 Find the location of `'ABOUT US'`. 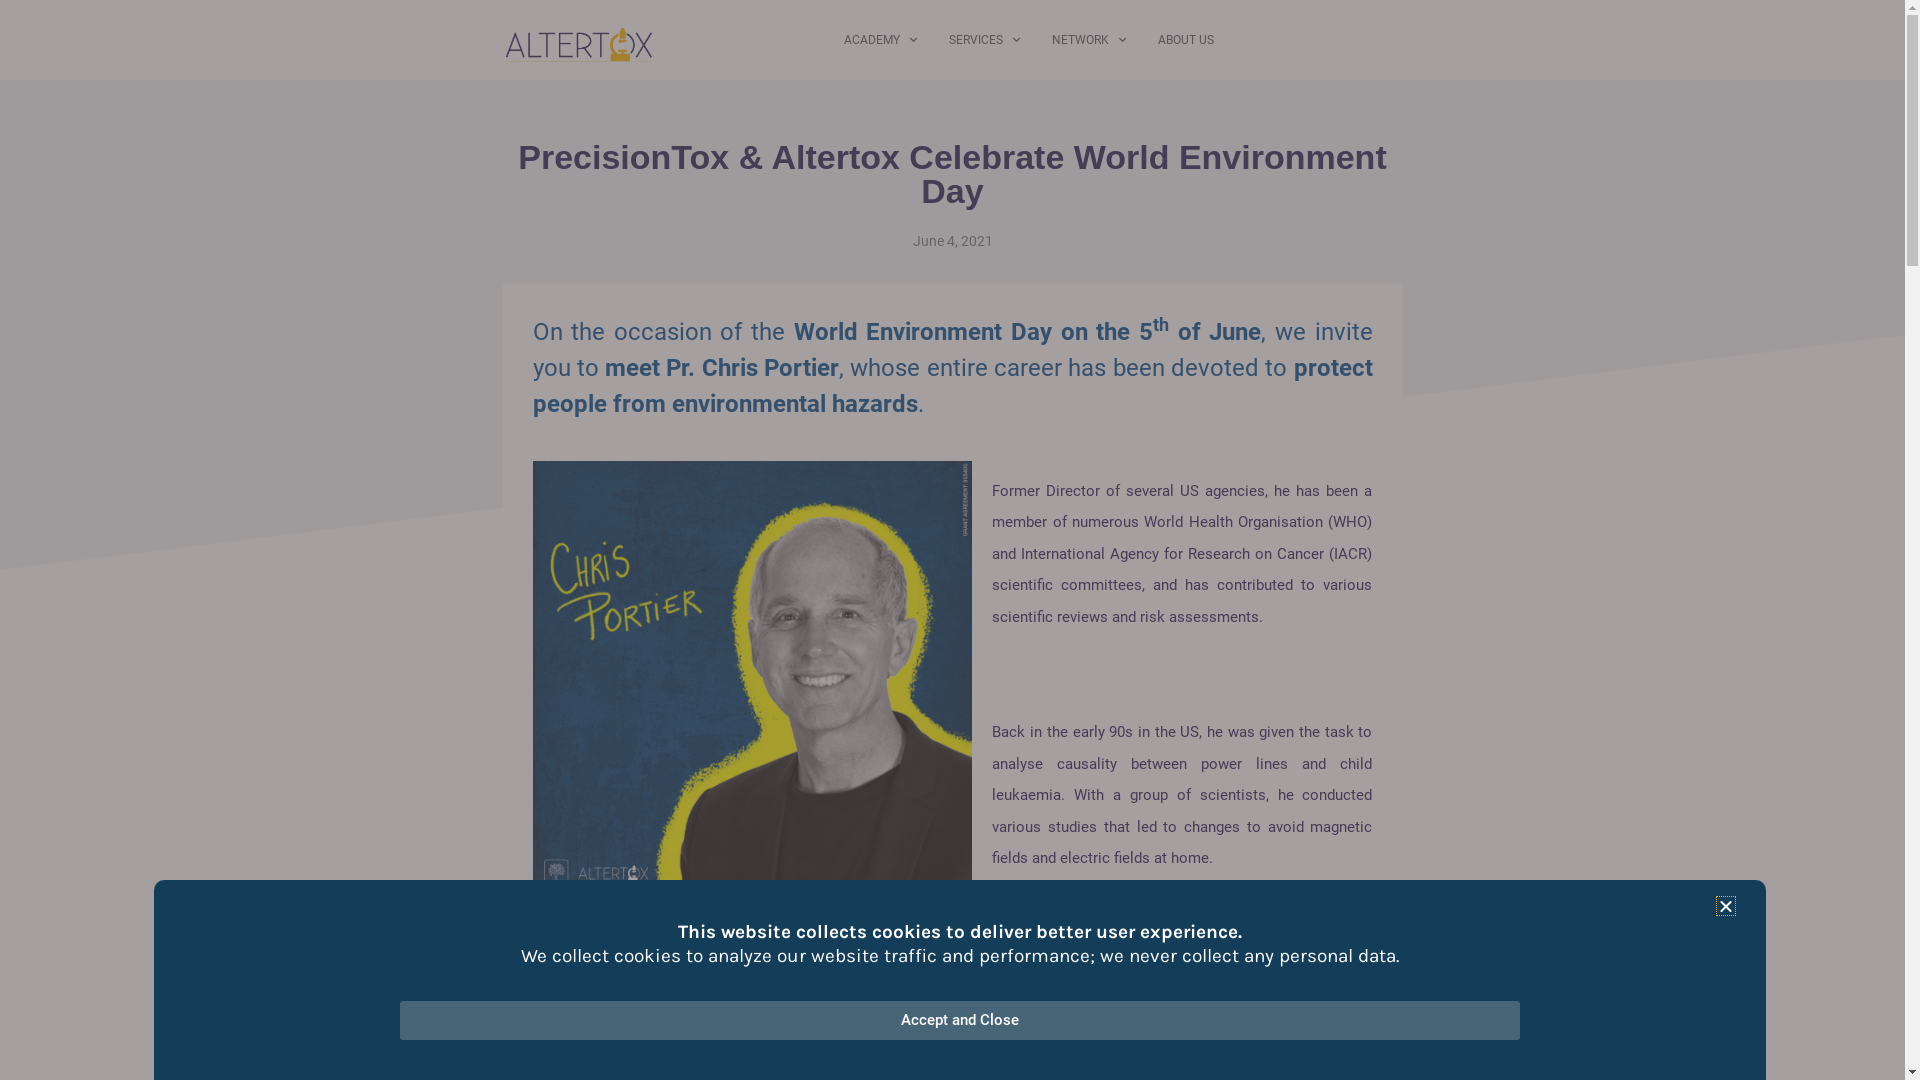

'ABOUT US' is located at coordinates (1185, 39).